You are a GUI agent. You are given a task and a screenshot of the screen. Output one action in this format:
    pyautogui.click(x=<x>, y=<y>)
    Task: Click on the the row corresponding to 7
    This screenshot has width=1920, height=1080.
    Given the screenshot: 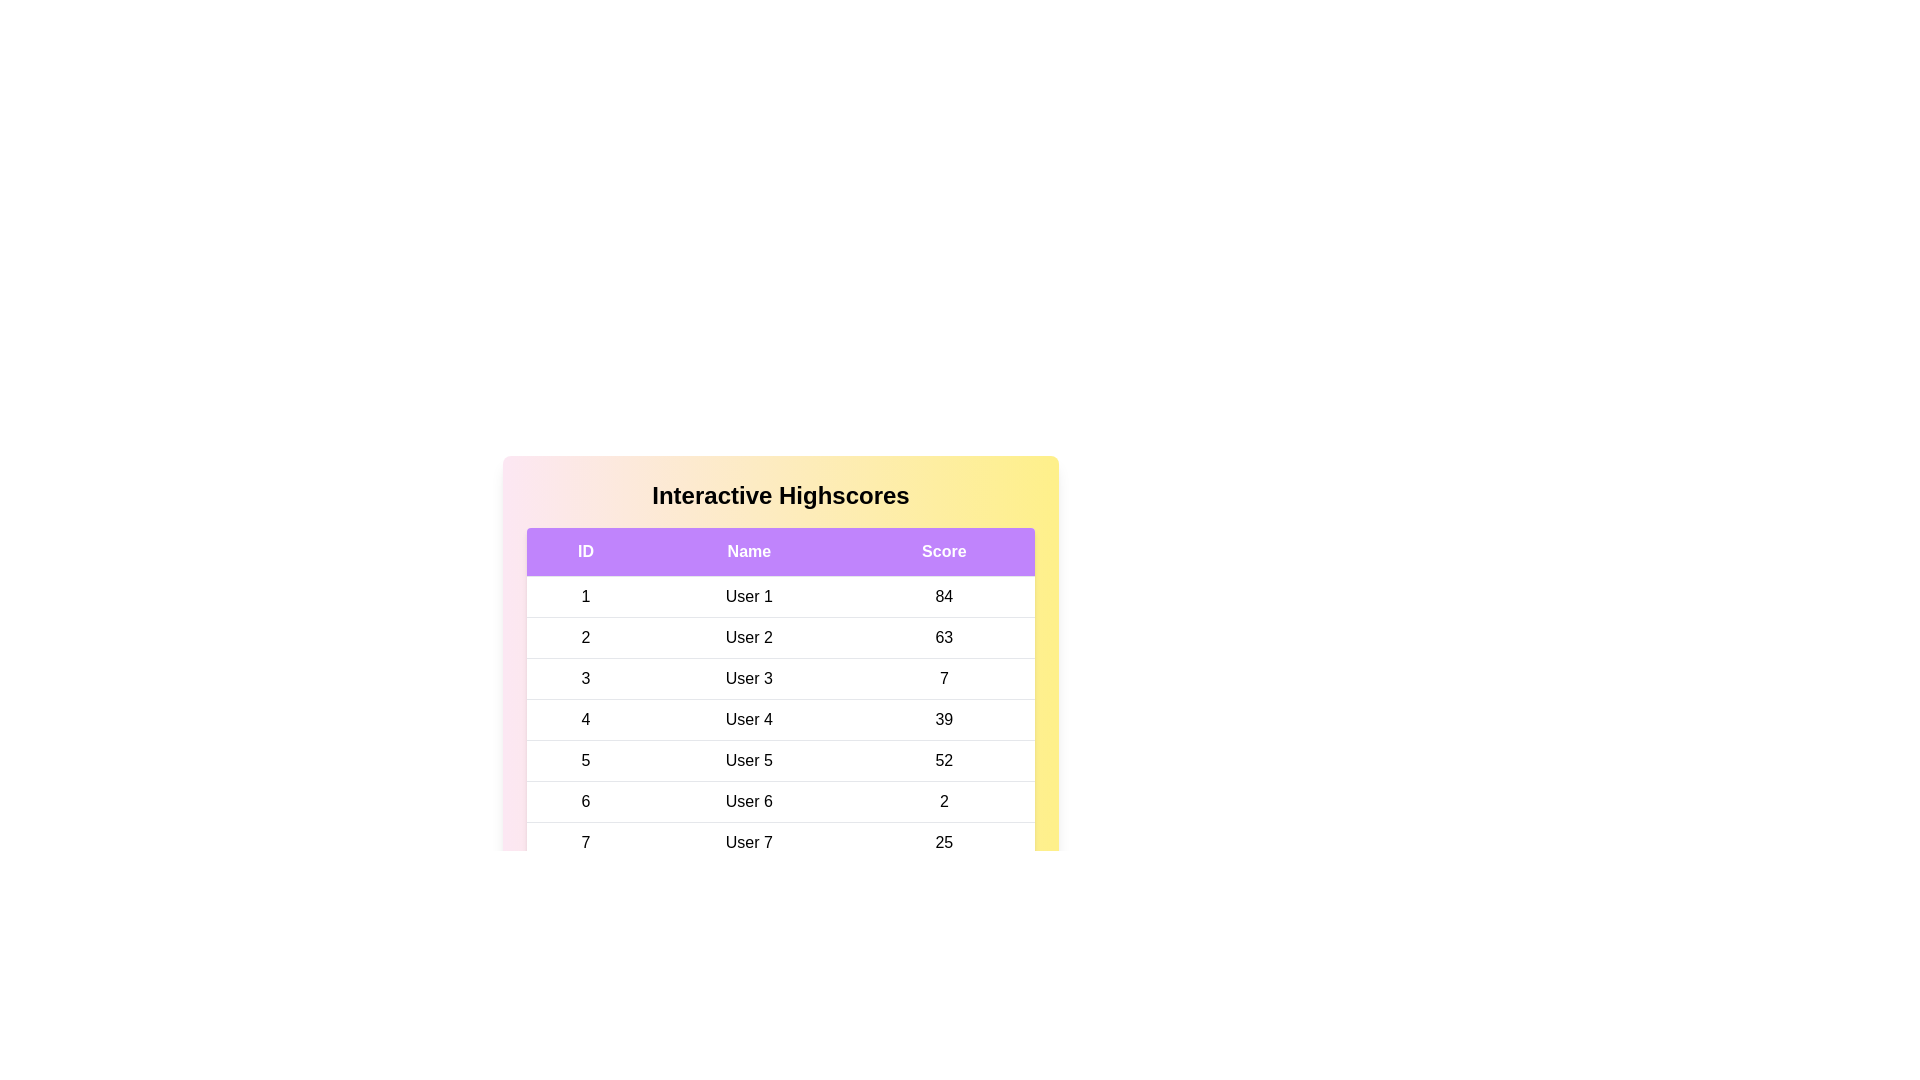 What is the action you would take?
    pyautogui.click(x=780, y=843)
    